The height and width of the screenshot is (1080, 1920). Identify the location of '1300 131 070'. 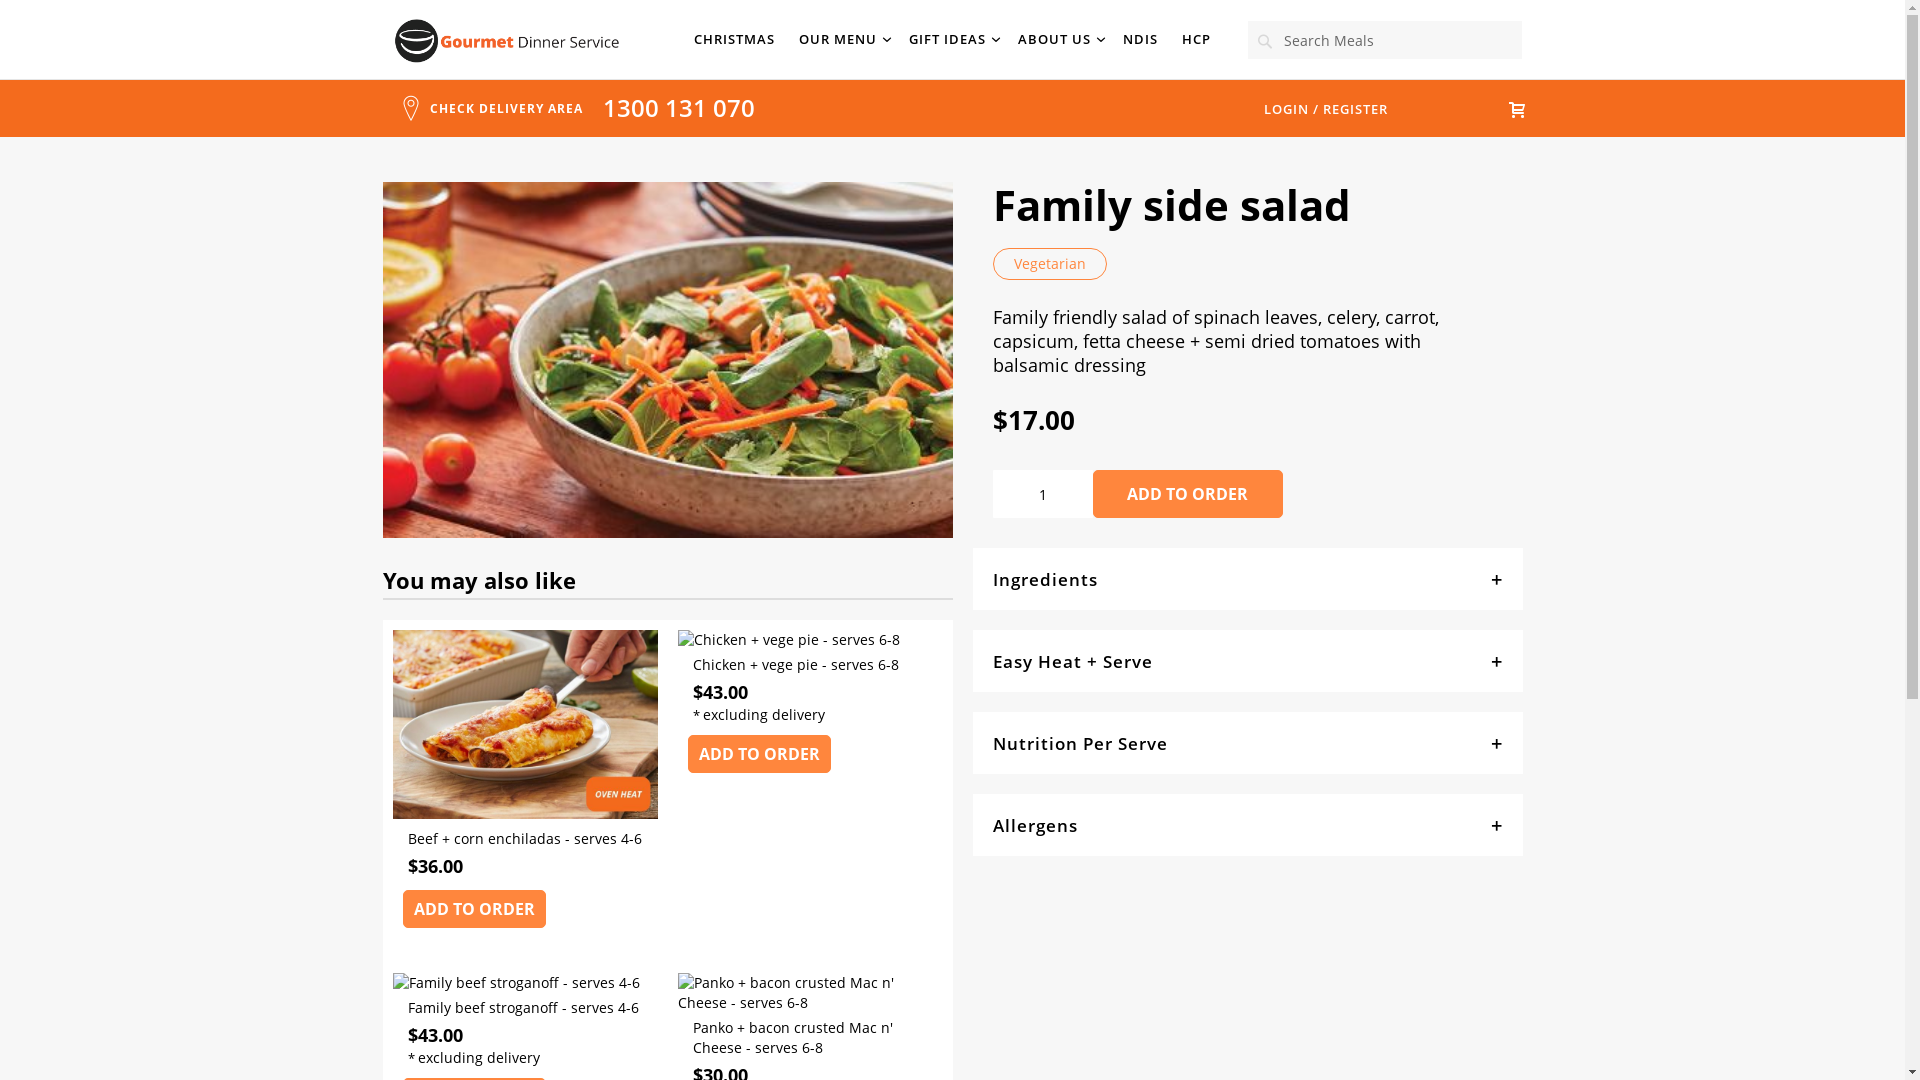
(677, 107).